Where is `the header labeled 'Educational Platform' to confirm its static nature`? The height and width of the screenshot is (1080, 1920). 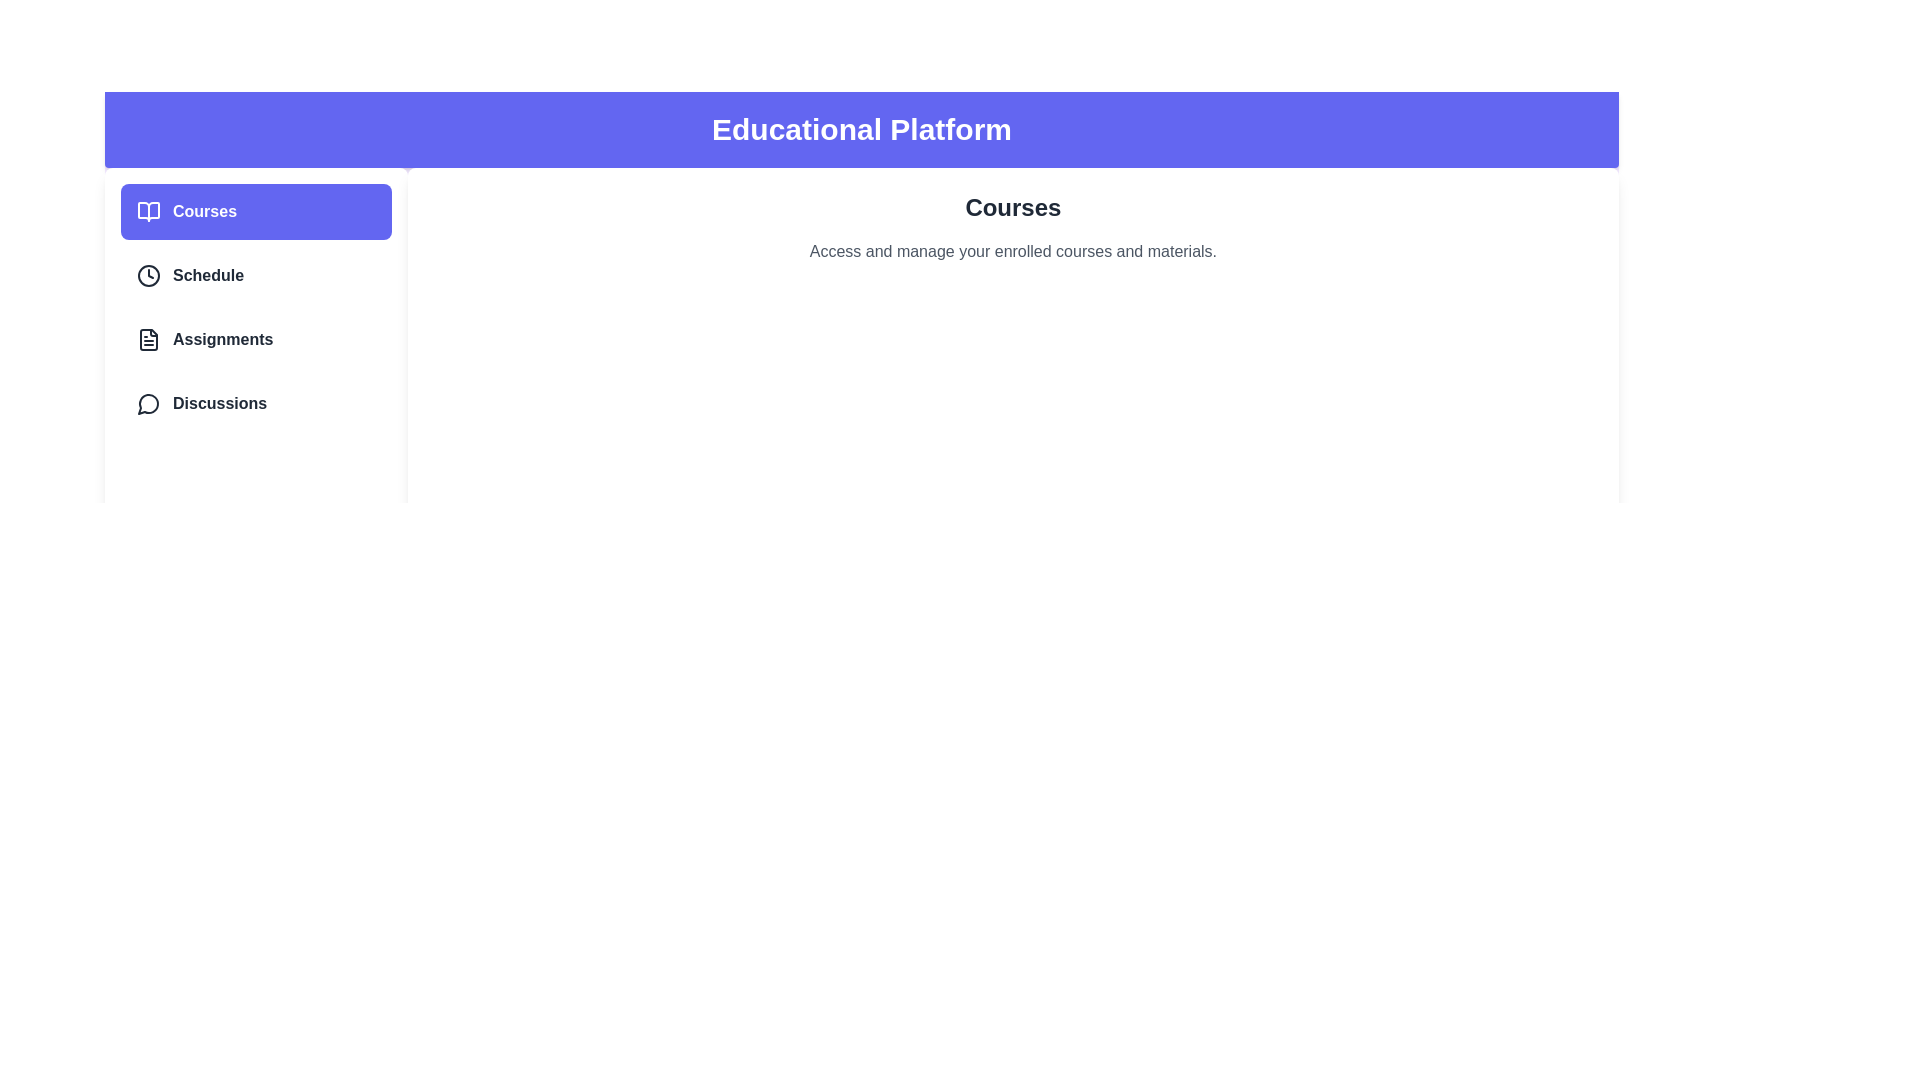
the header labeled 'Educational Platform' to confirm its static nature is located at coordinates (862, 130).